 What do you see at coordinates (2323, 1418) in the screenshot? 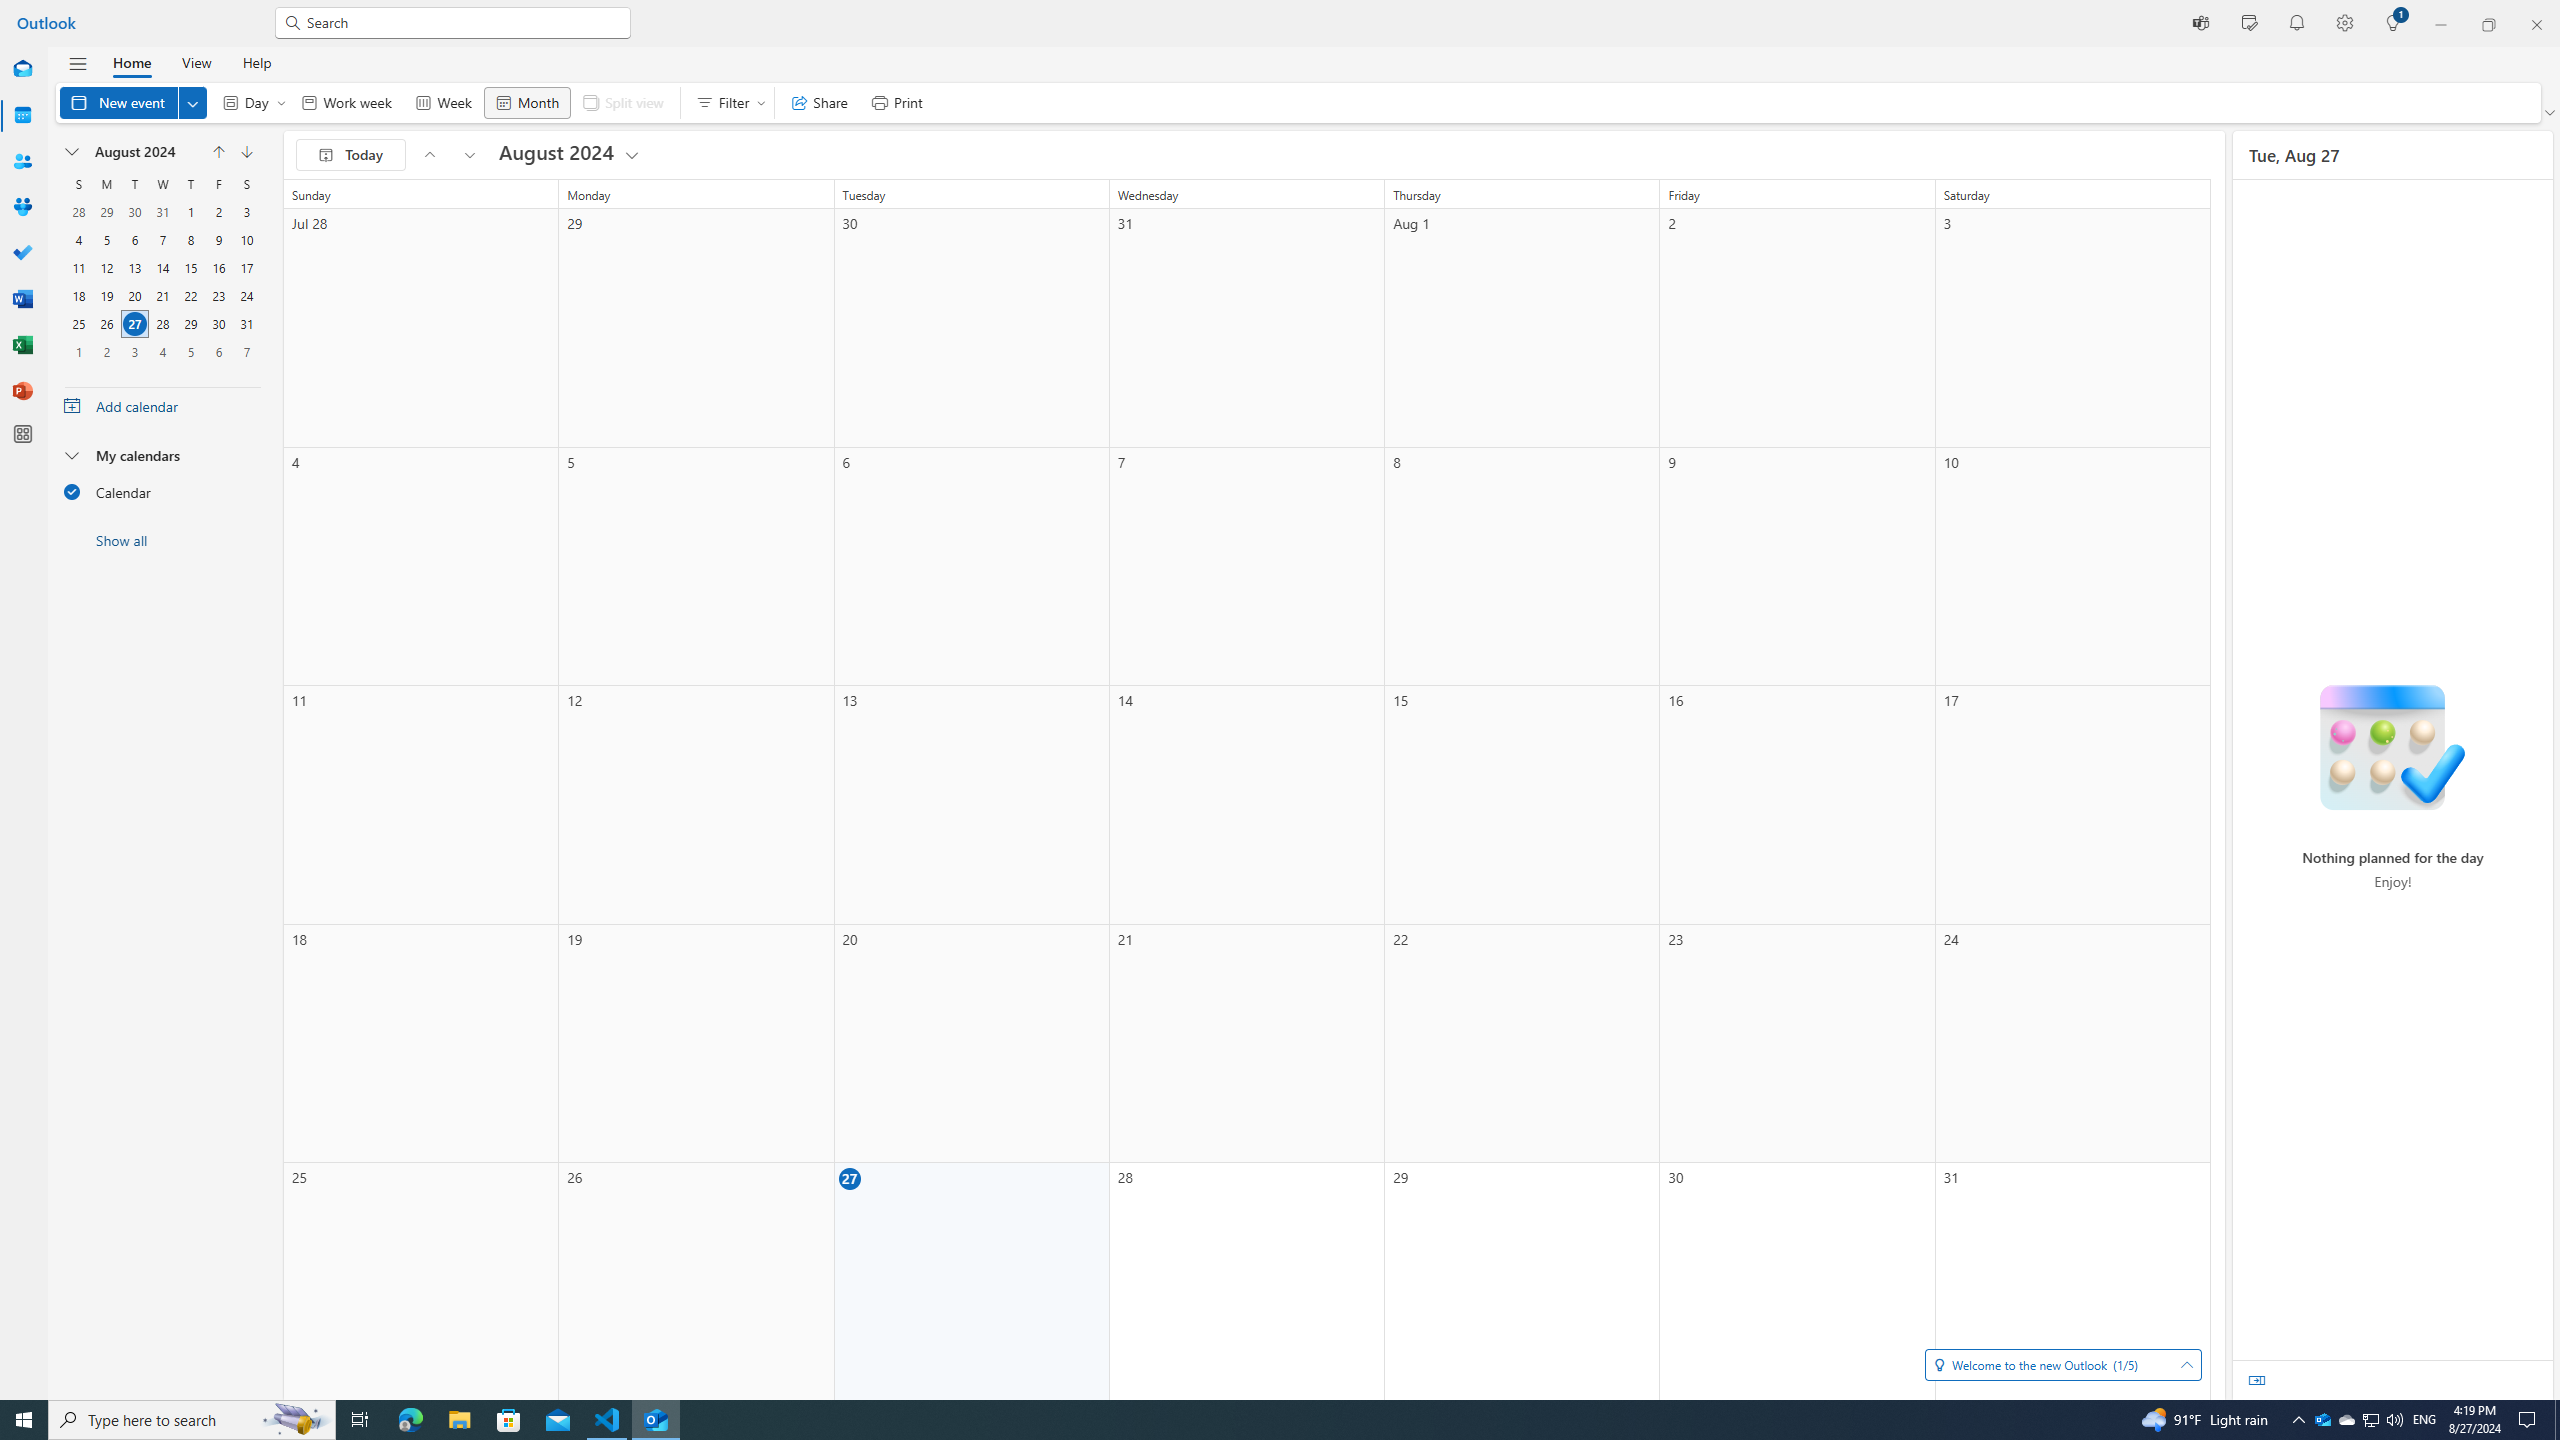
I see `'System Promoted Notification Area'` at bounding box center [2323, 1418].